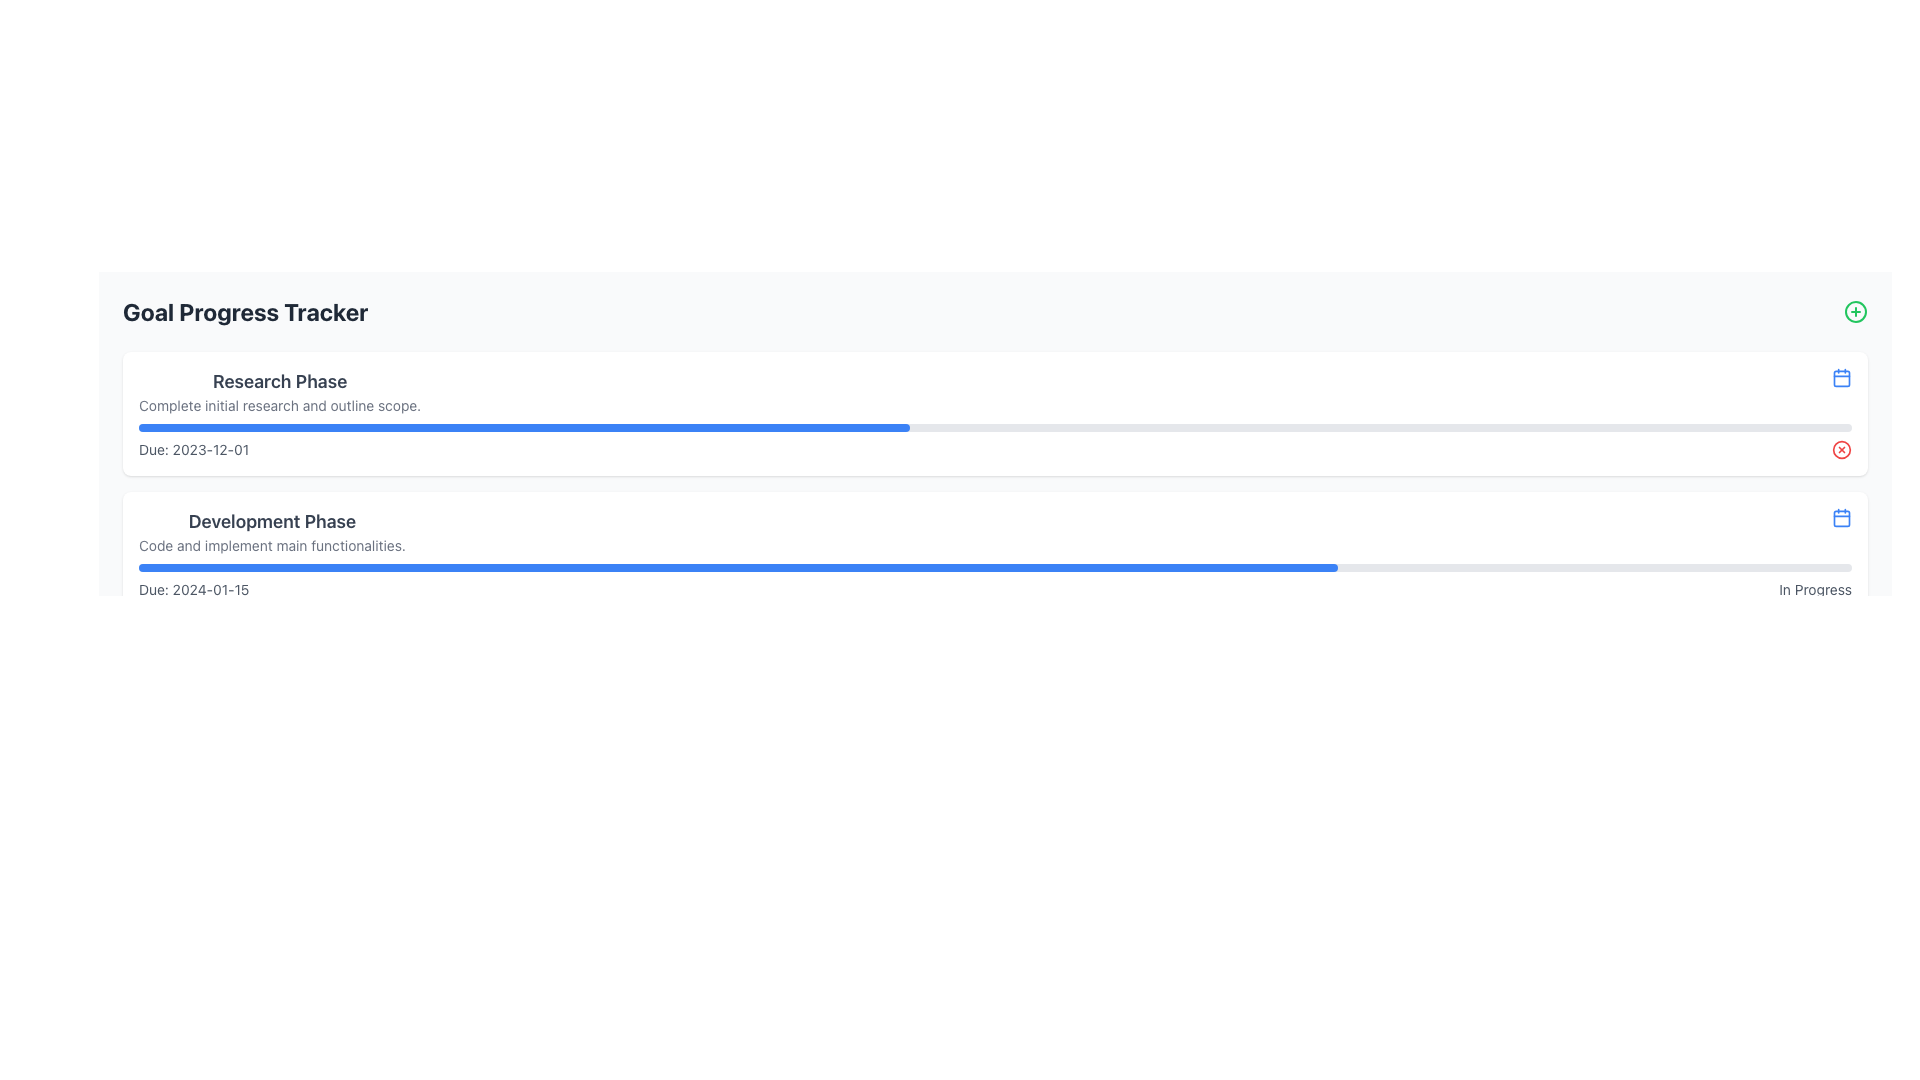  What do you see at coordinates (279, 405) in the screenshot?
I see `the static text label that reads 'Complete initial research and outline scope.' which is located below the 'Research Phase' title and above the progress bar` at bounding box center [279, 405].